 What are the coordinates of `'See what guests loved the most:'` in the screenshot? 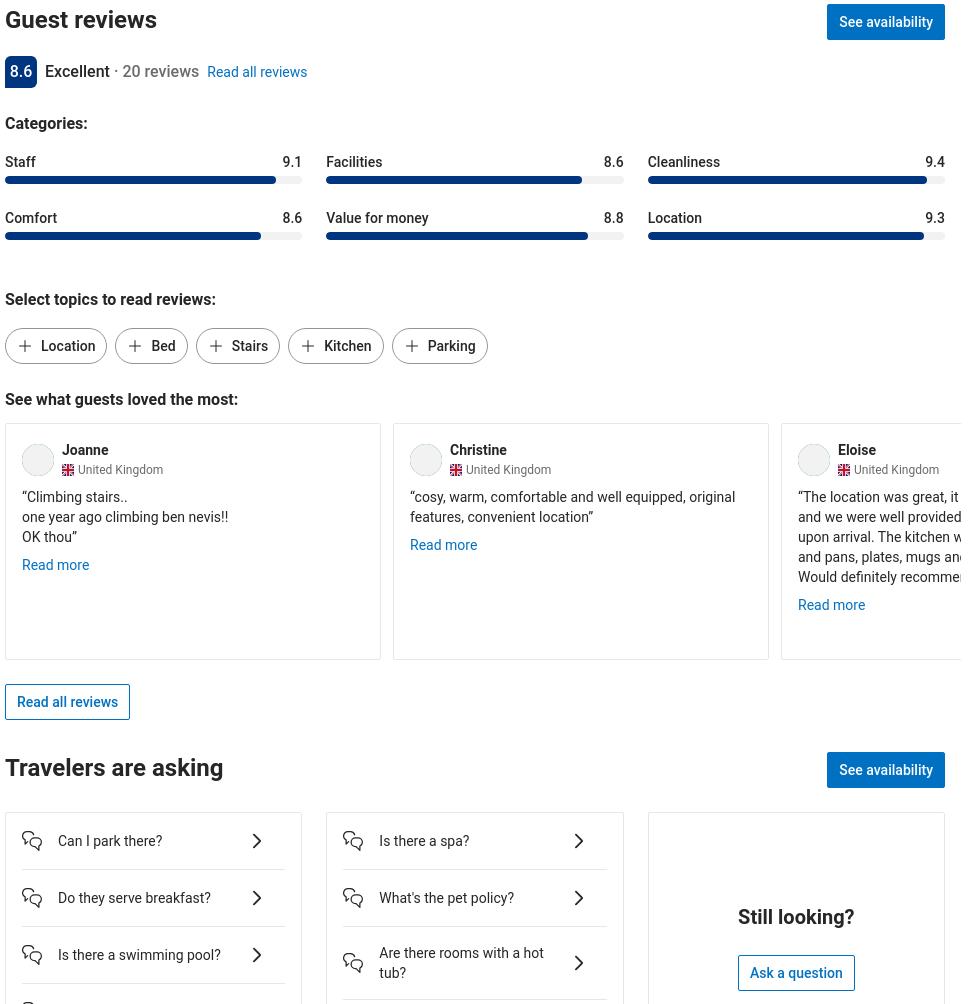 It's located at (121, 398).